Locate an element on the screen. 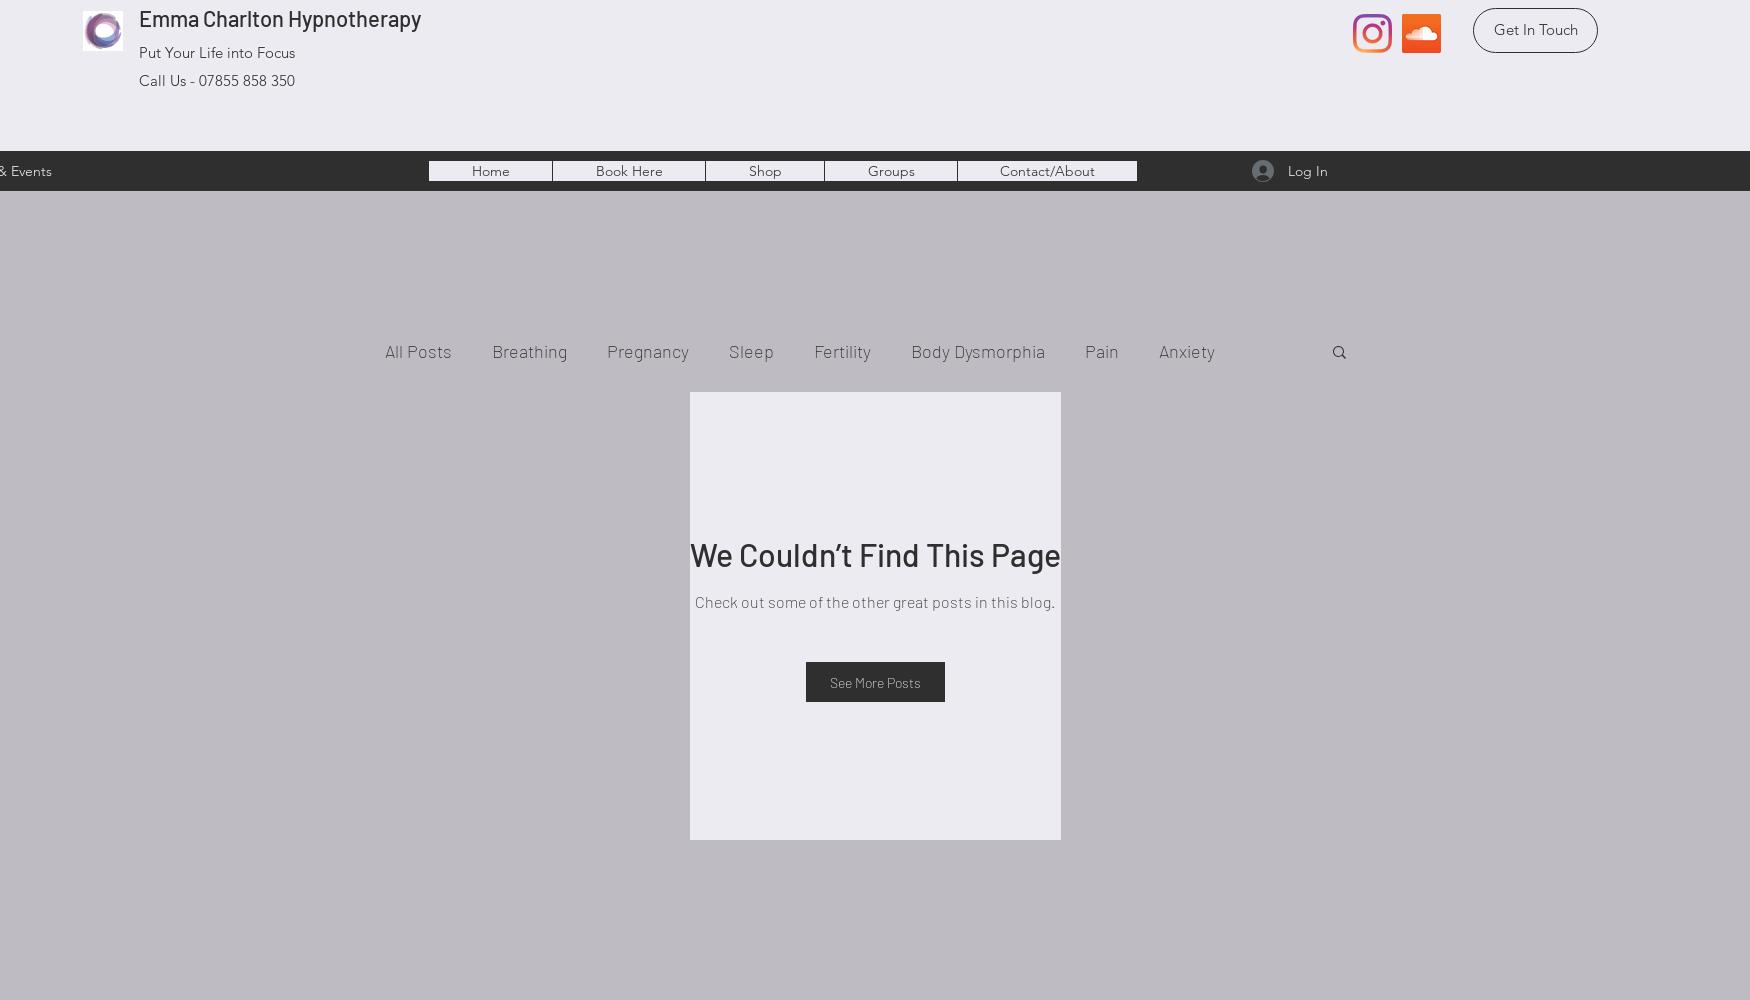  'Check out some of the other great posts in this blog.' is located at coordinates (875, 600).